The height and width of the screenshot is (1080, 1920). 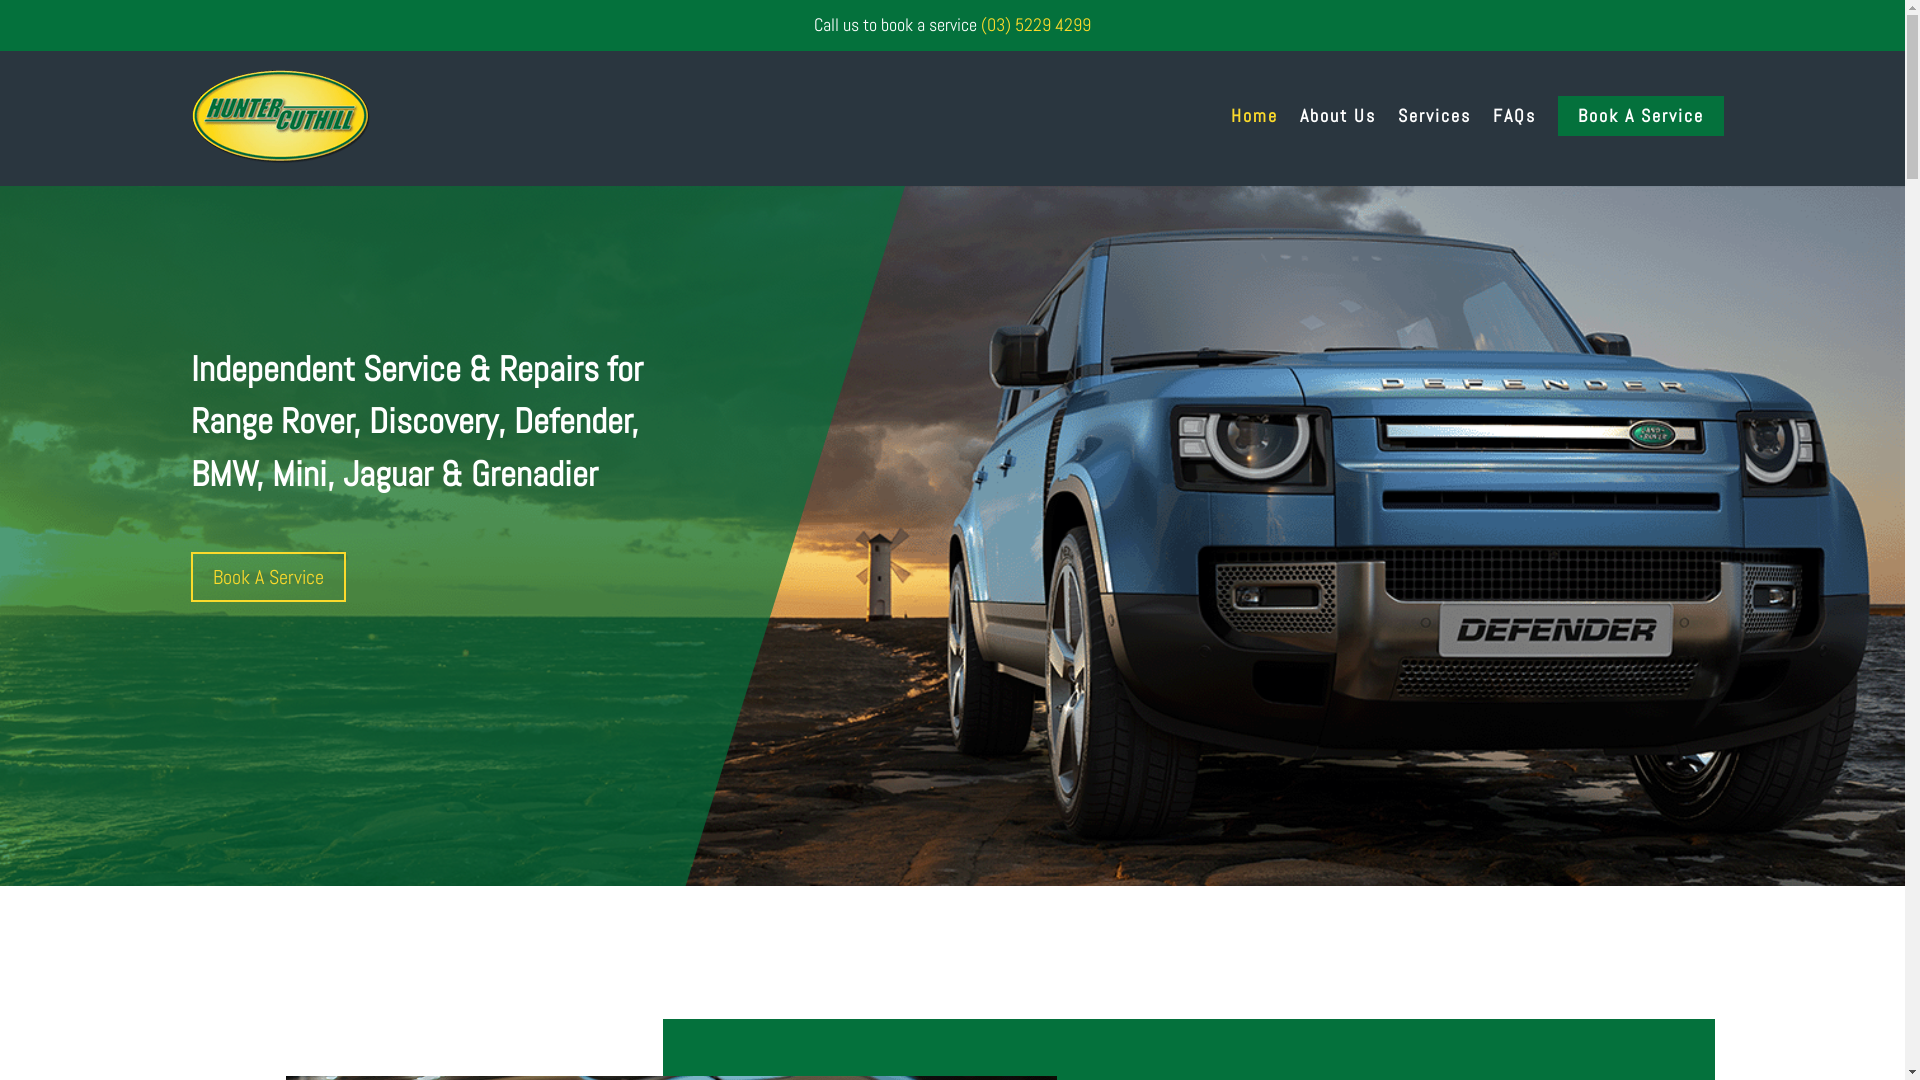 I want to click on '(03) 5229 4299', so click(x=1036, y=24).